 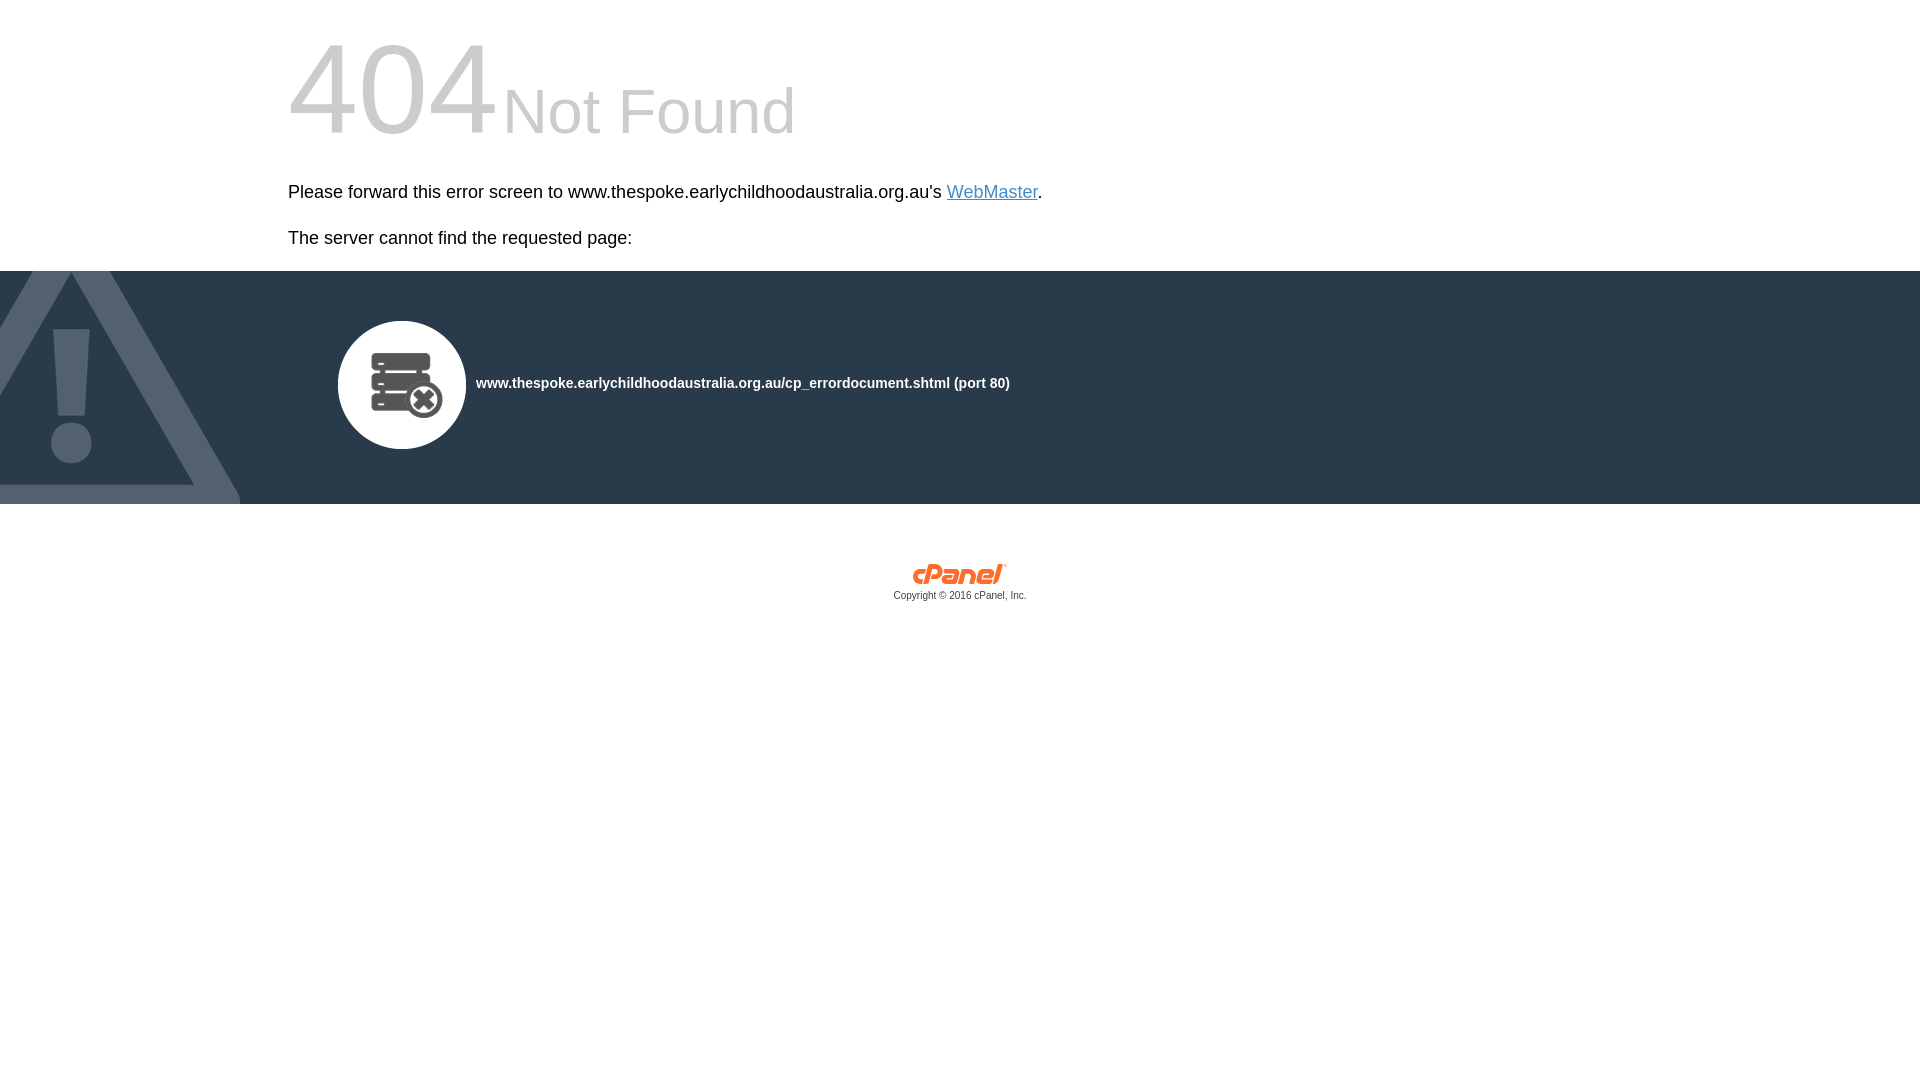 I want to click on 'WebMaster', so click(x=945, y=192).